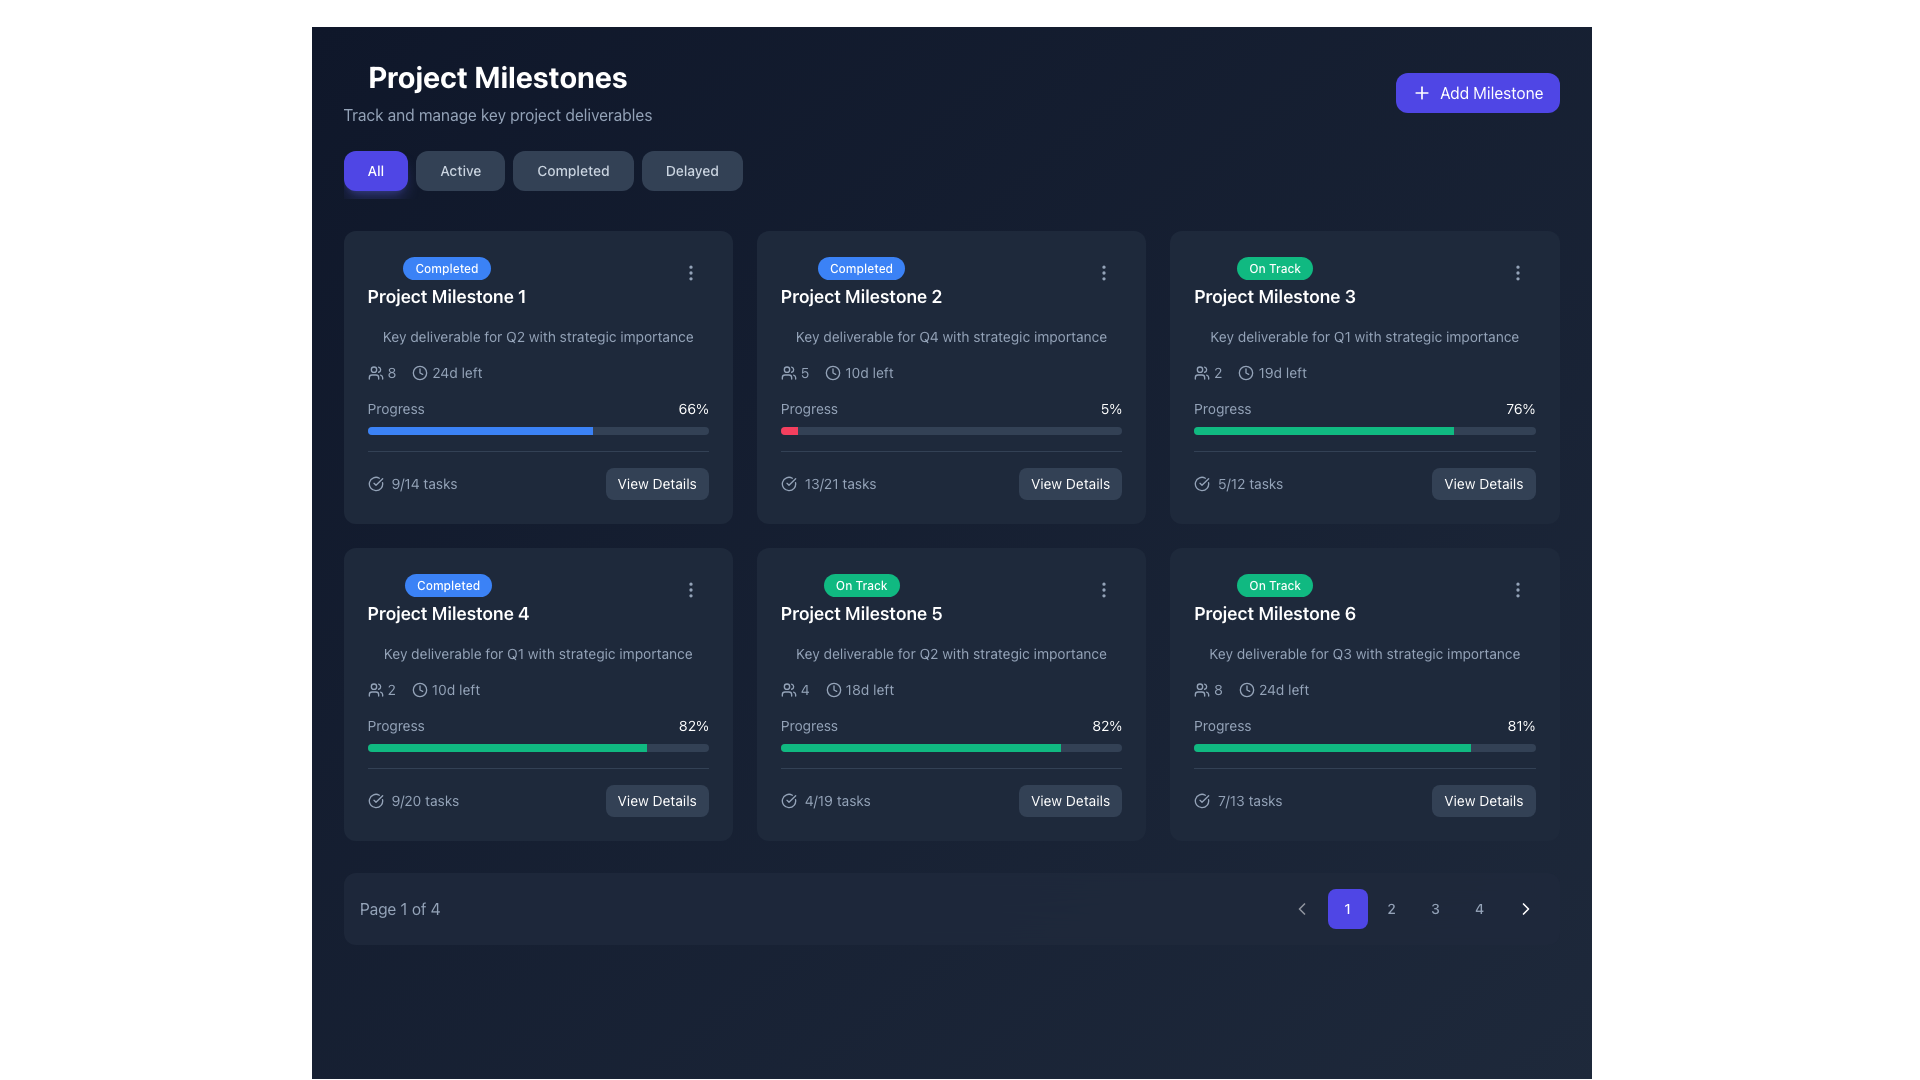  I want to click on the vertical ellipsis icon consisting of three small circles located in the top-right corner of the 'Project Milestone 3' card, so click(1517, 273).